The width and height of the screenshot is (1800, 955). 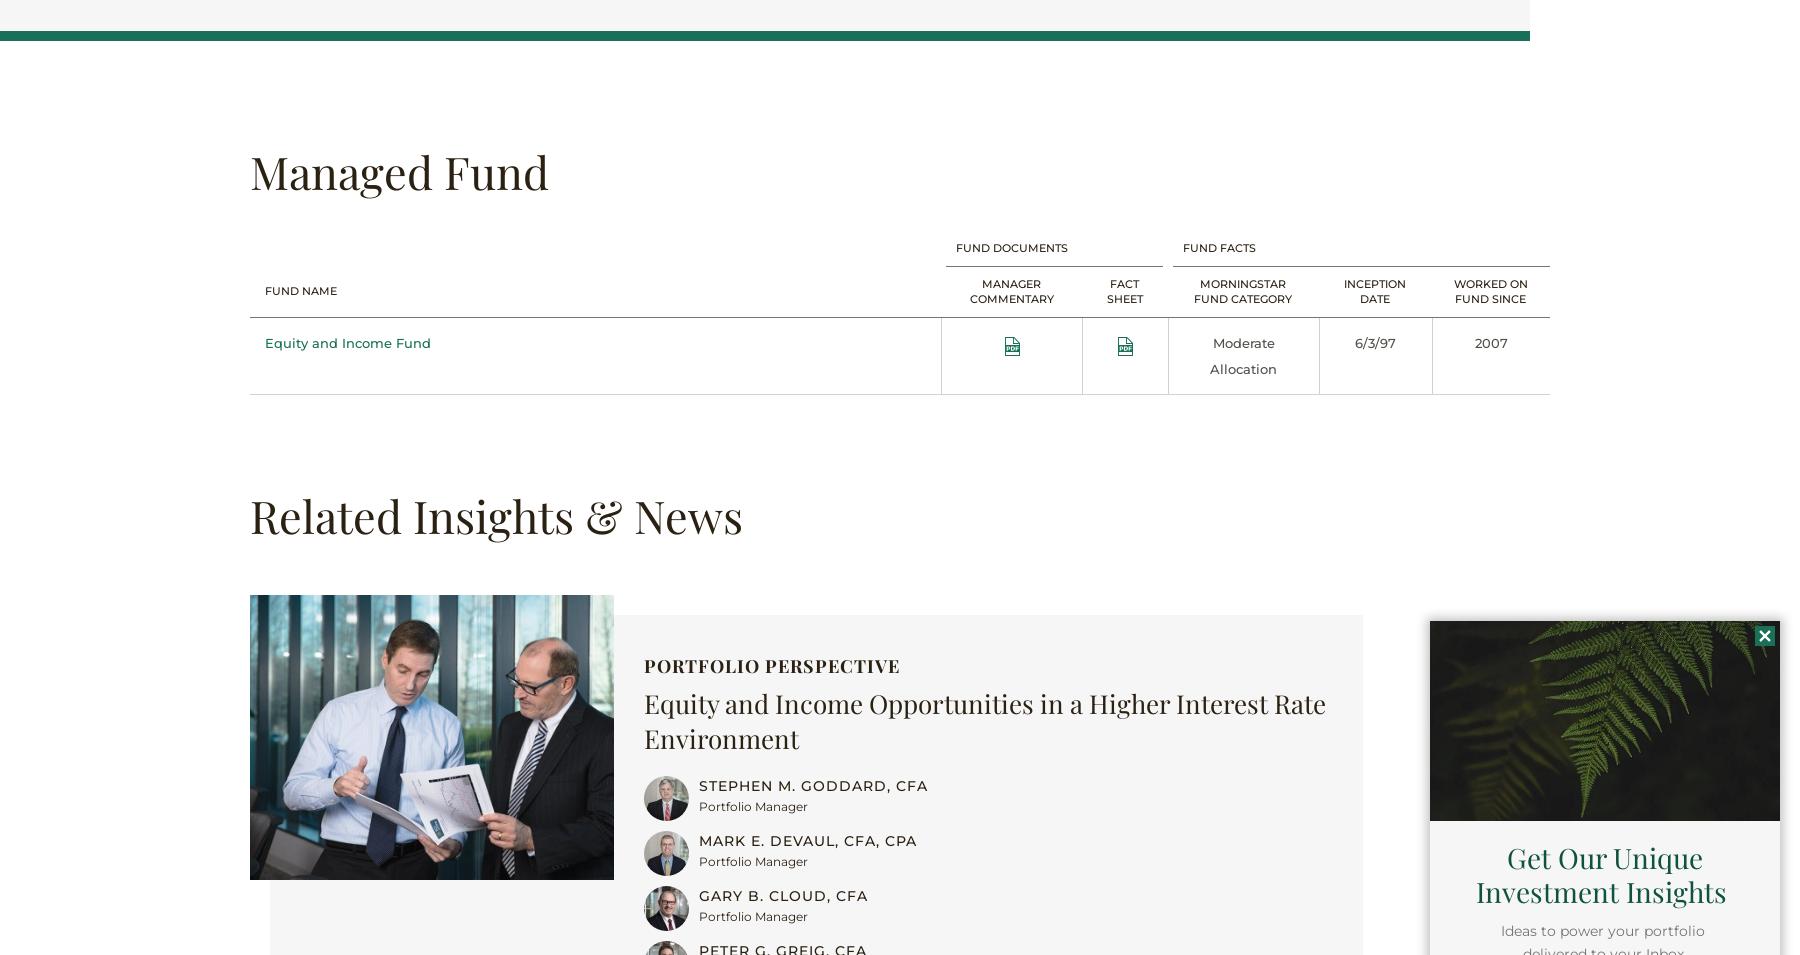 I want to click on 'Stephen M. Goddard, CFA', so click(x=697, y=784).